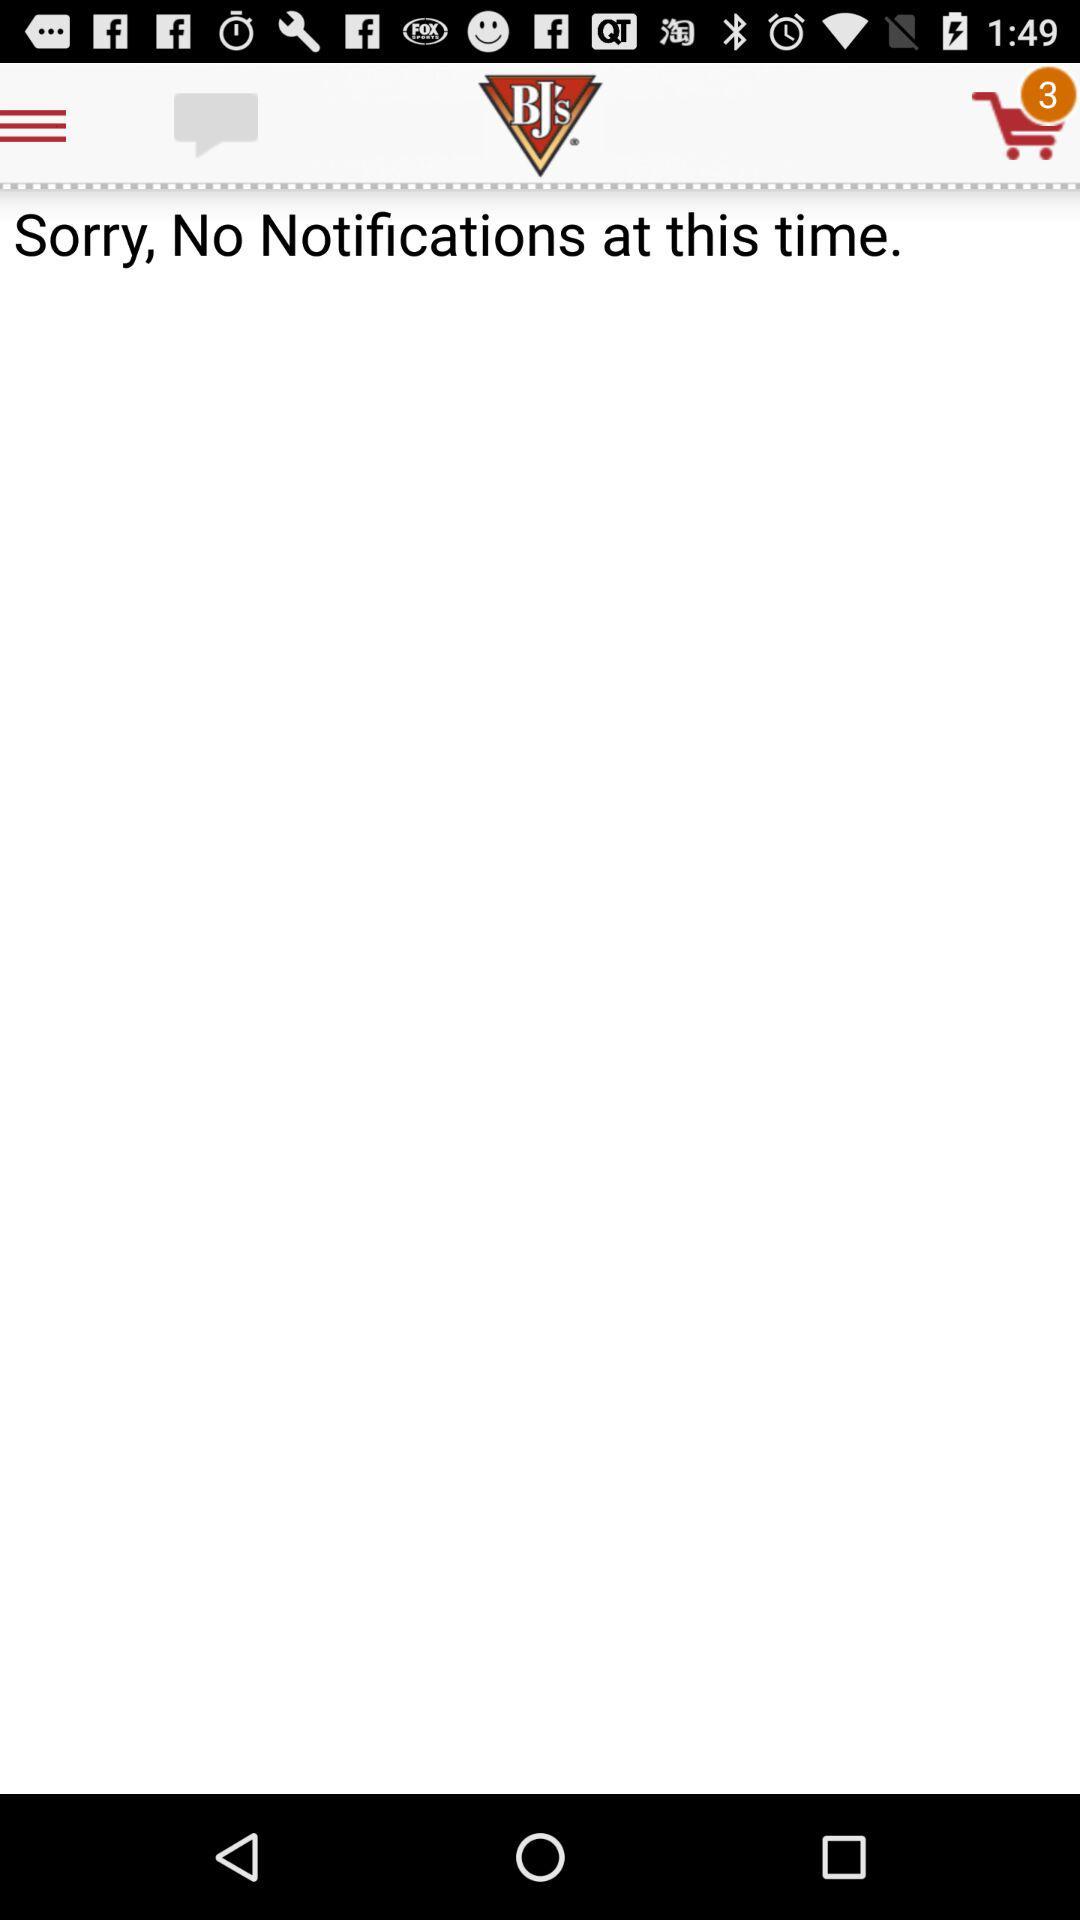 This screenshot has width=1080, height=1920. What do you see at coordinates (218, 124) in the screenshot?
I see `messages` at bounding box center [218, 124].